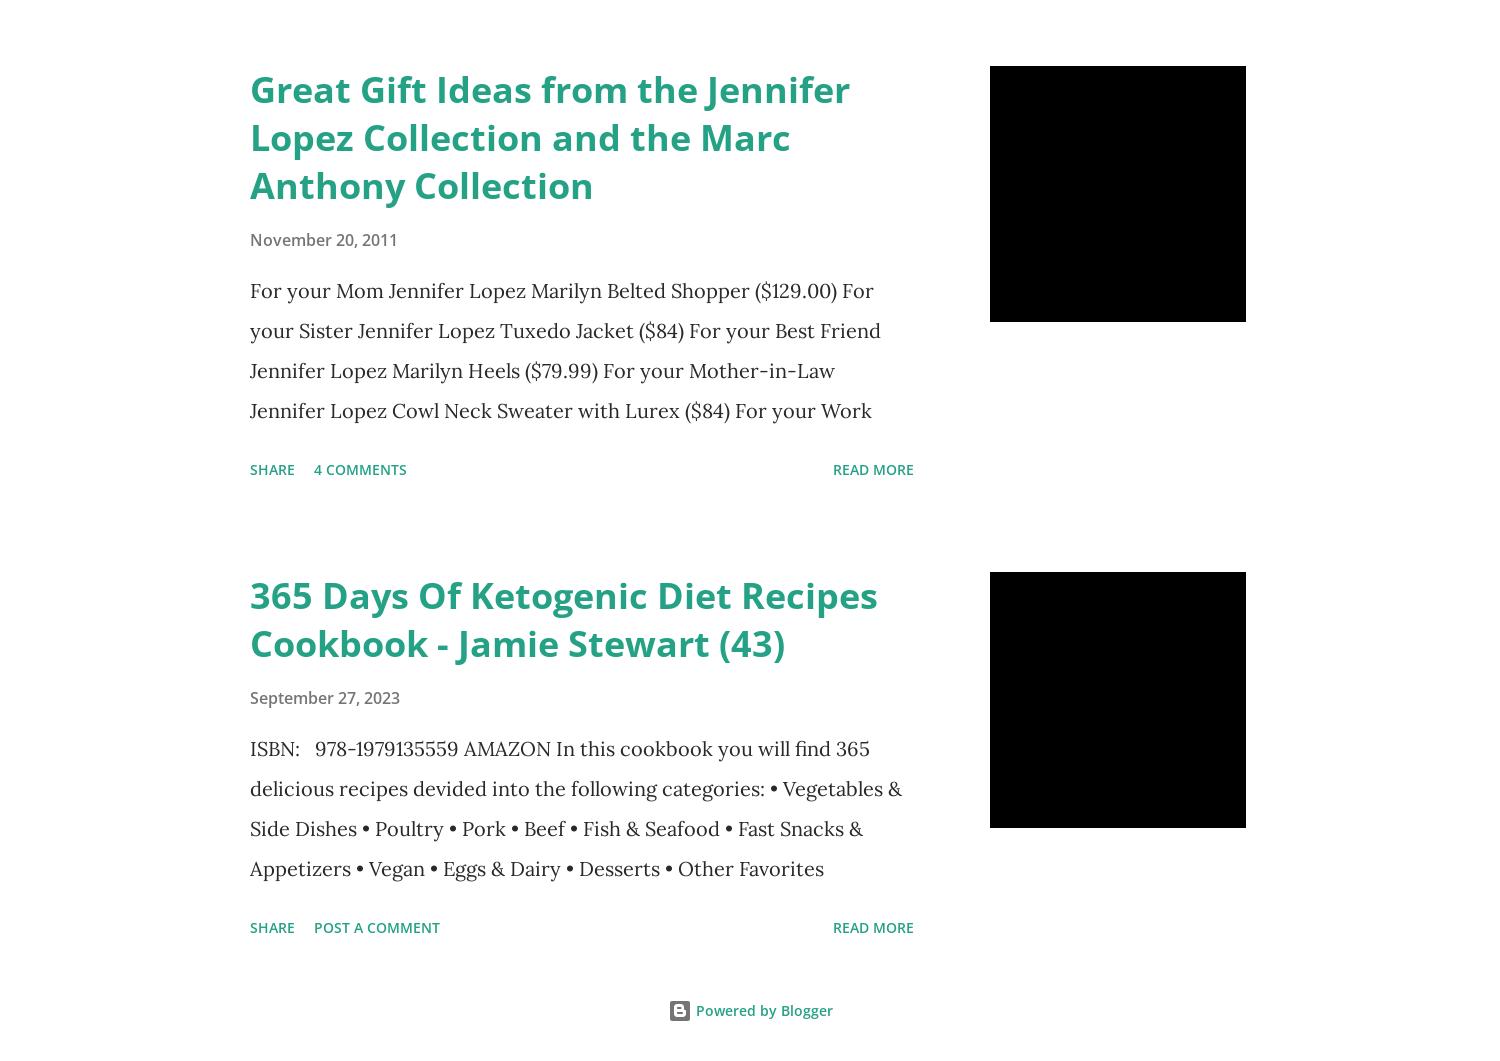 This screenshot has width=1500, height=1061. I want to click on 'November 20, 2011', so click(323, 238).